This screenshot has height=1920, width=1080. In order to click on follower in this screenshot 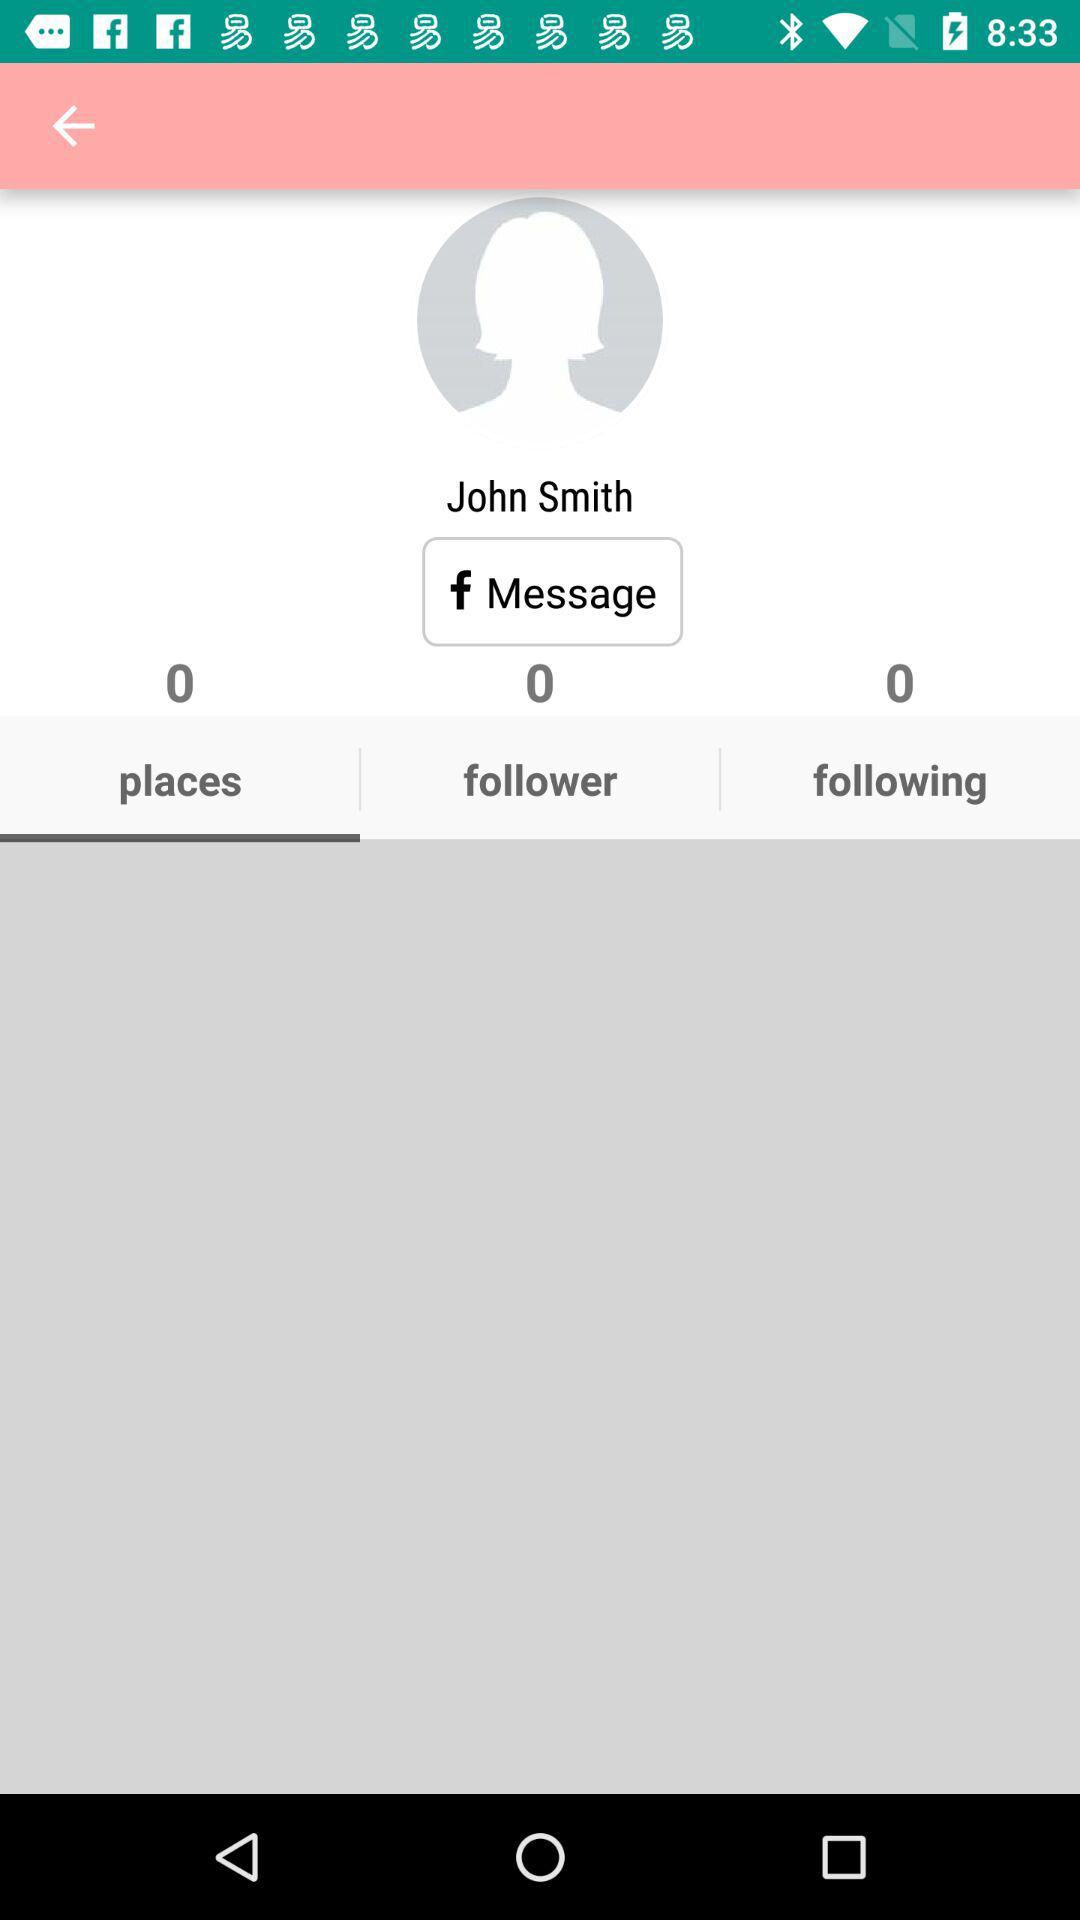, I will do `click(540, 778)`.